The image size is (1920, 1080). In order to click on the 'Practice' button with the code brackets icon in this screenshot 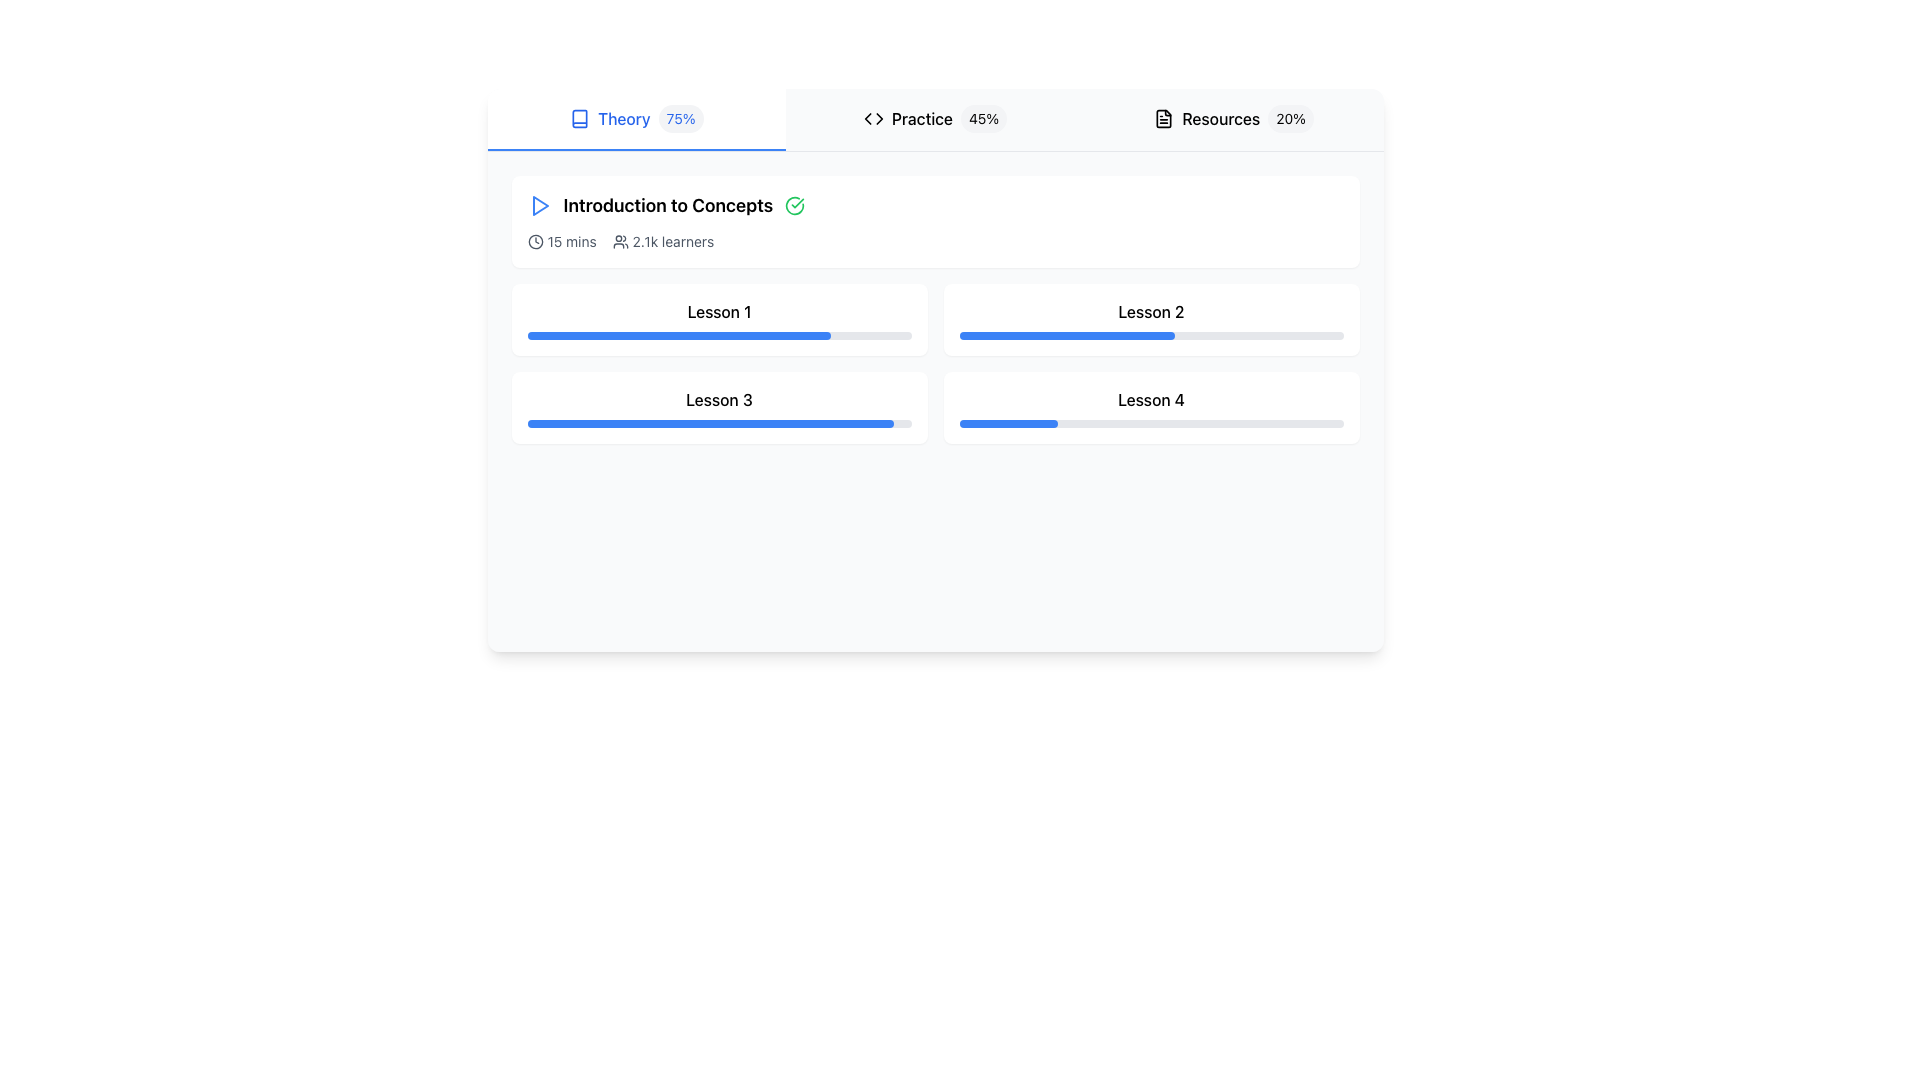, I will do `click(934, 119)`.